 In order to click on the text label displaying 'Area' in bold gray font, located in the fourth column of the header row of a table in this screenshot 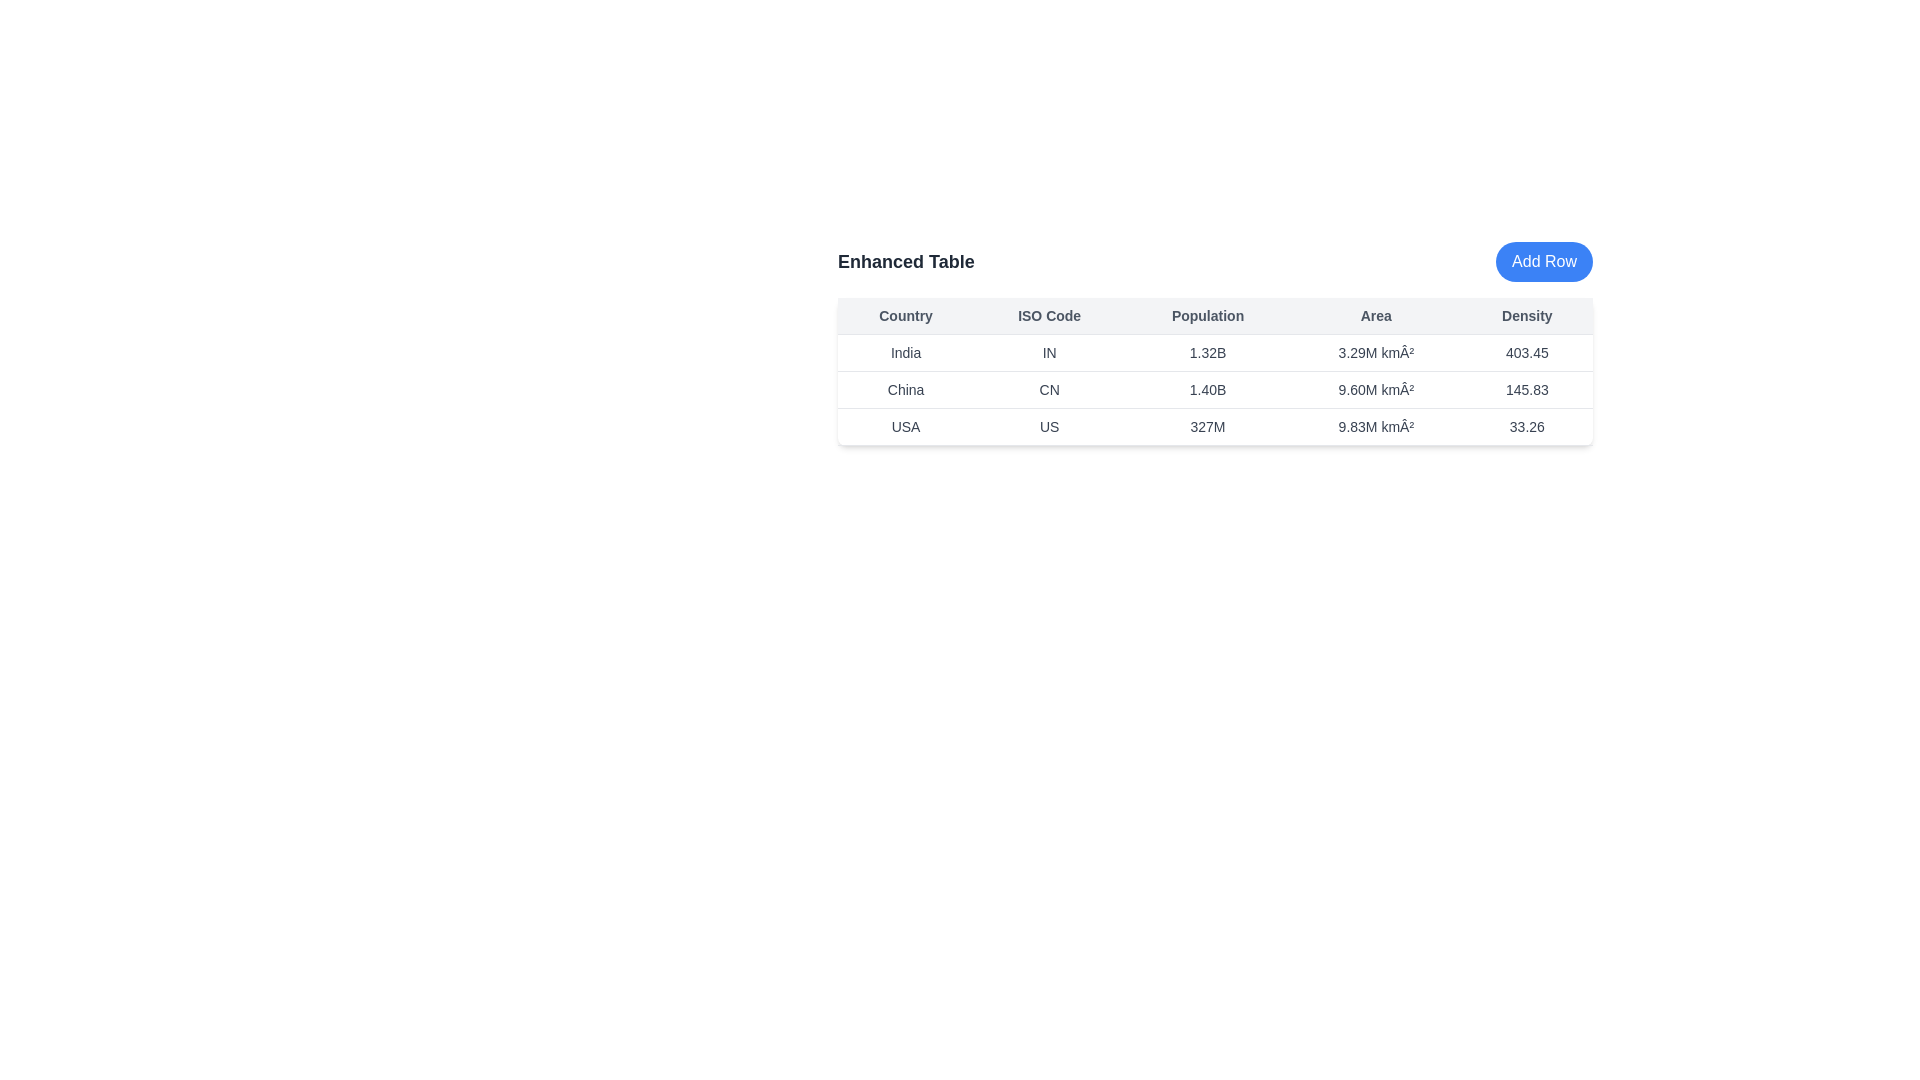, I will do `click(1375, 315)`.